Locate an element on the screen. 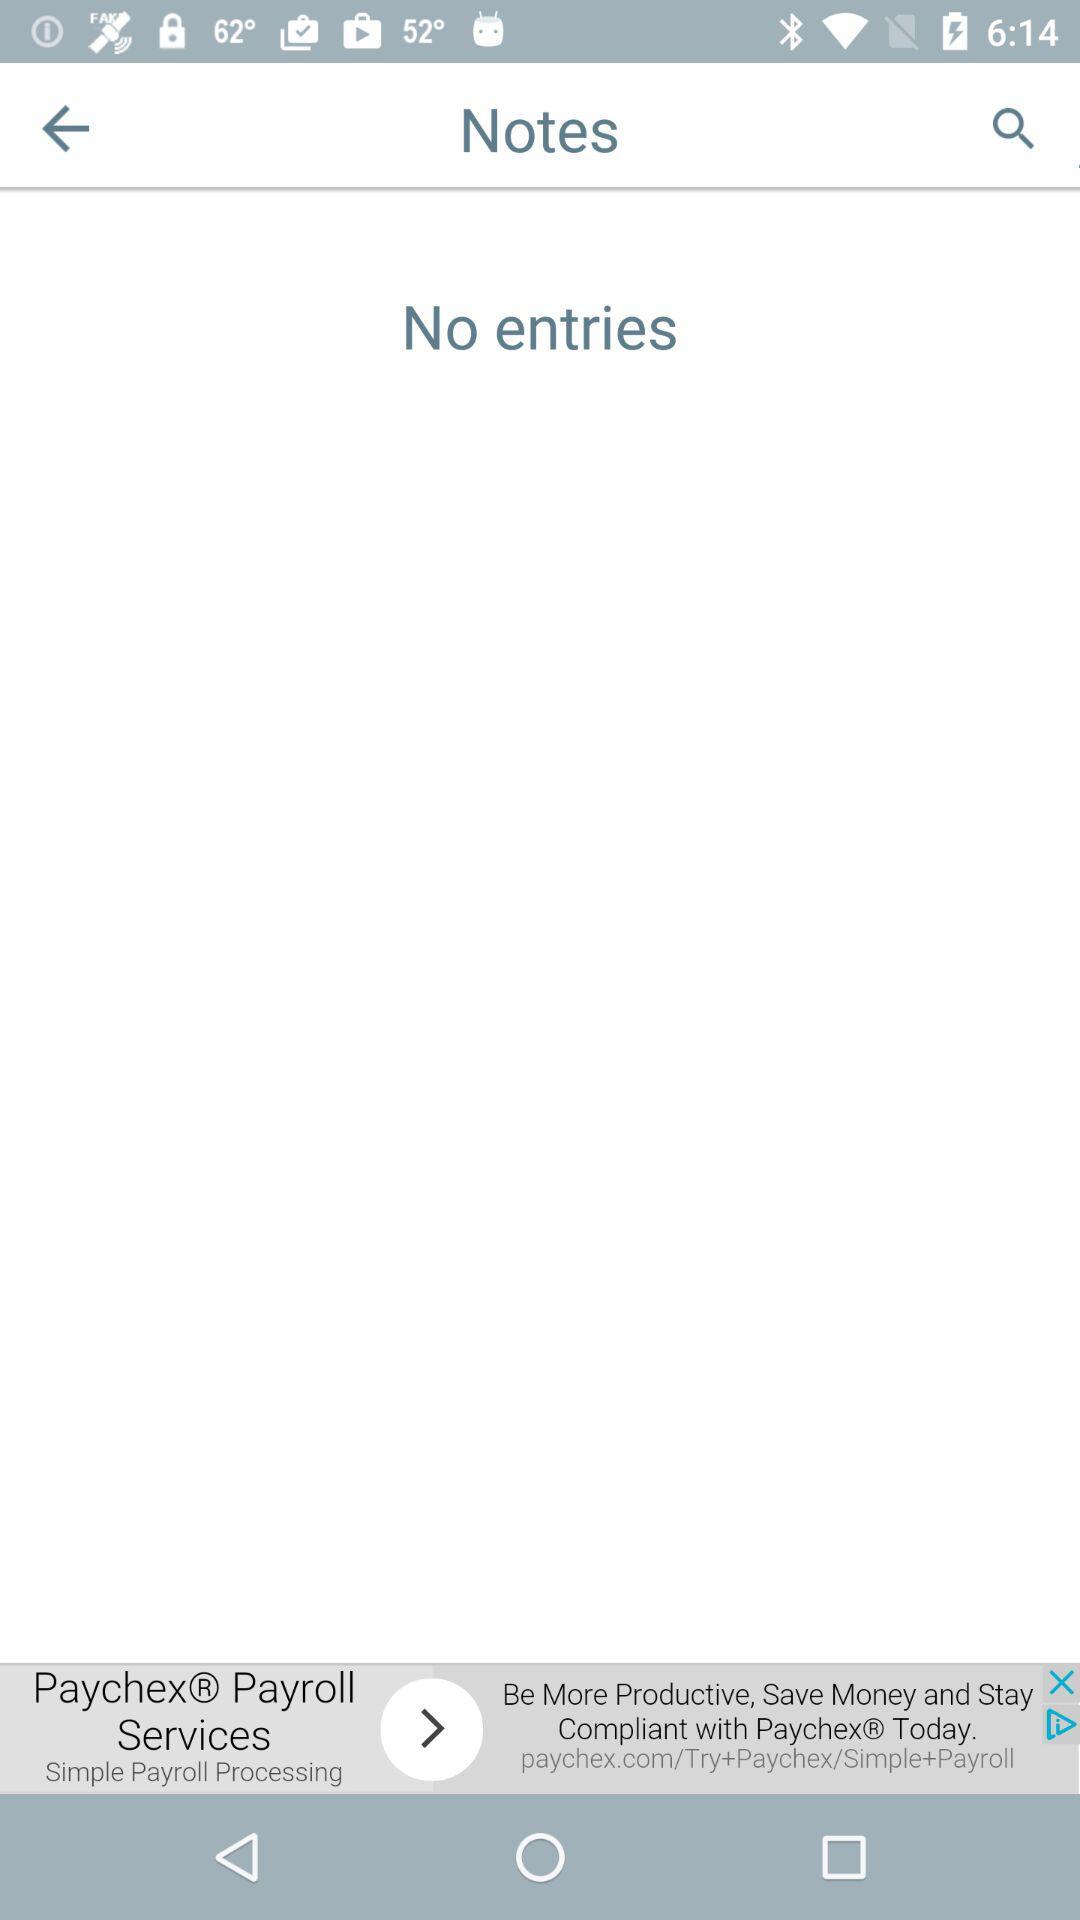 This screenshot has width=1080, height=1920. search icon is located at coordinates (1013, 127).